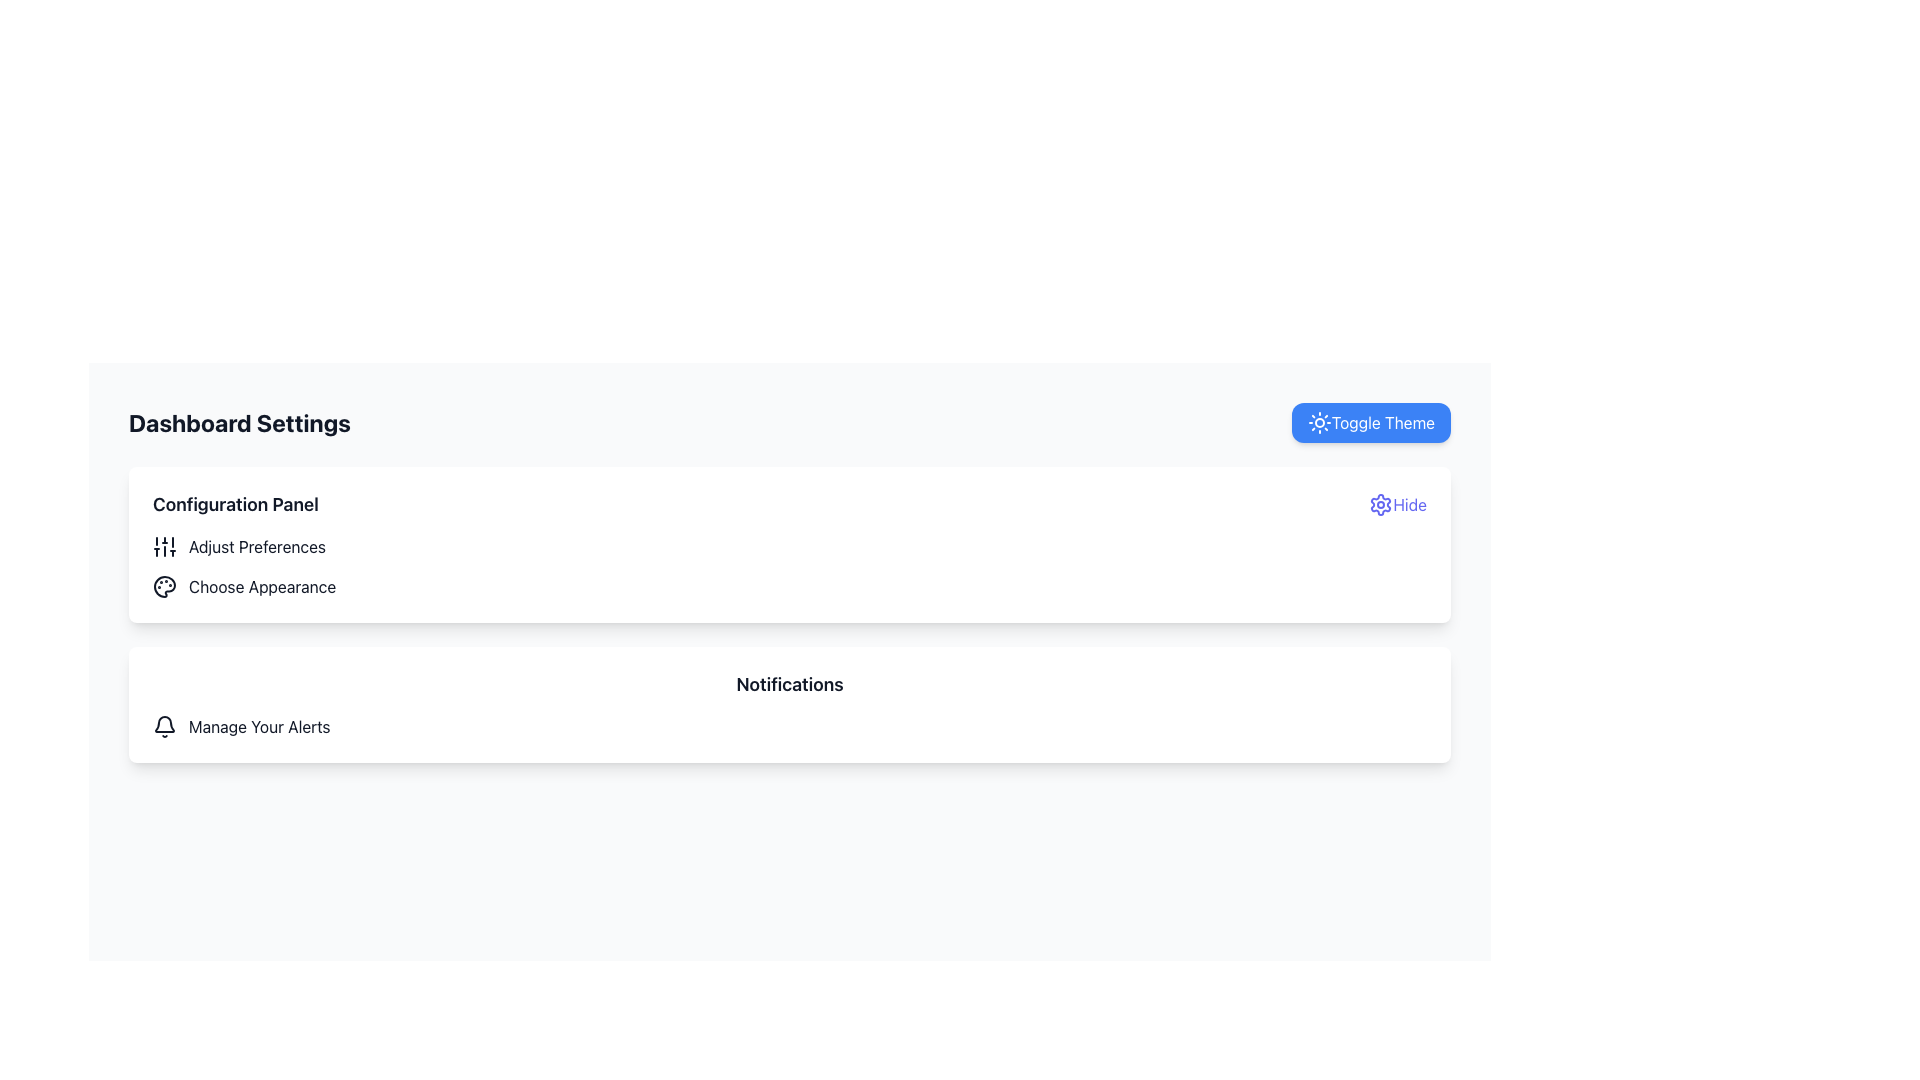 This screenshot has height=1080, width=1920. I want to click on the appearance settings label located in the 'Configuration Panel', which is the second item below 'Adjust Preferences' and positioned to the right of a palette icon, so click(261, 585).